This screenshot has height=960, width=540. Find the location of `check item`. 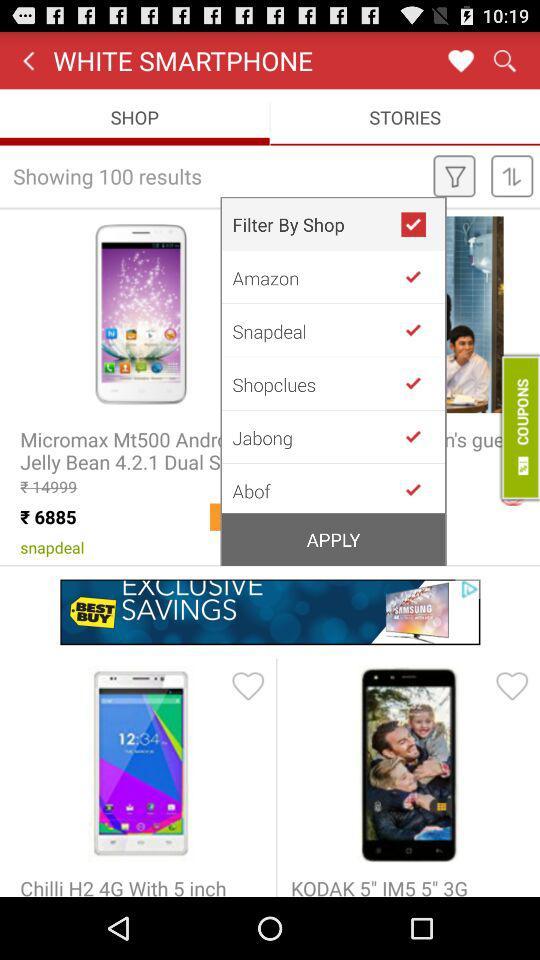

check item is located at coordinates (420, 487).